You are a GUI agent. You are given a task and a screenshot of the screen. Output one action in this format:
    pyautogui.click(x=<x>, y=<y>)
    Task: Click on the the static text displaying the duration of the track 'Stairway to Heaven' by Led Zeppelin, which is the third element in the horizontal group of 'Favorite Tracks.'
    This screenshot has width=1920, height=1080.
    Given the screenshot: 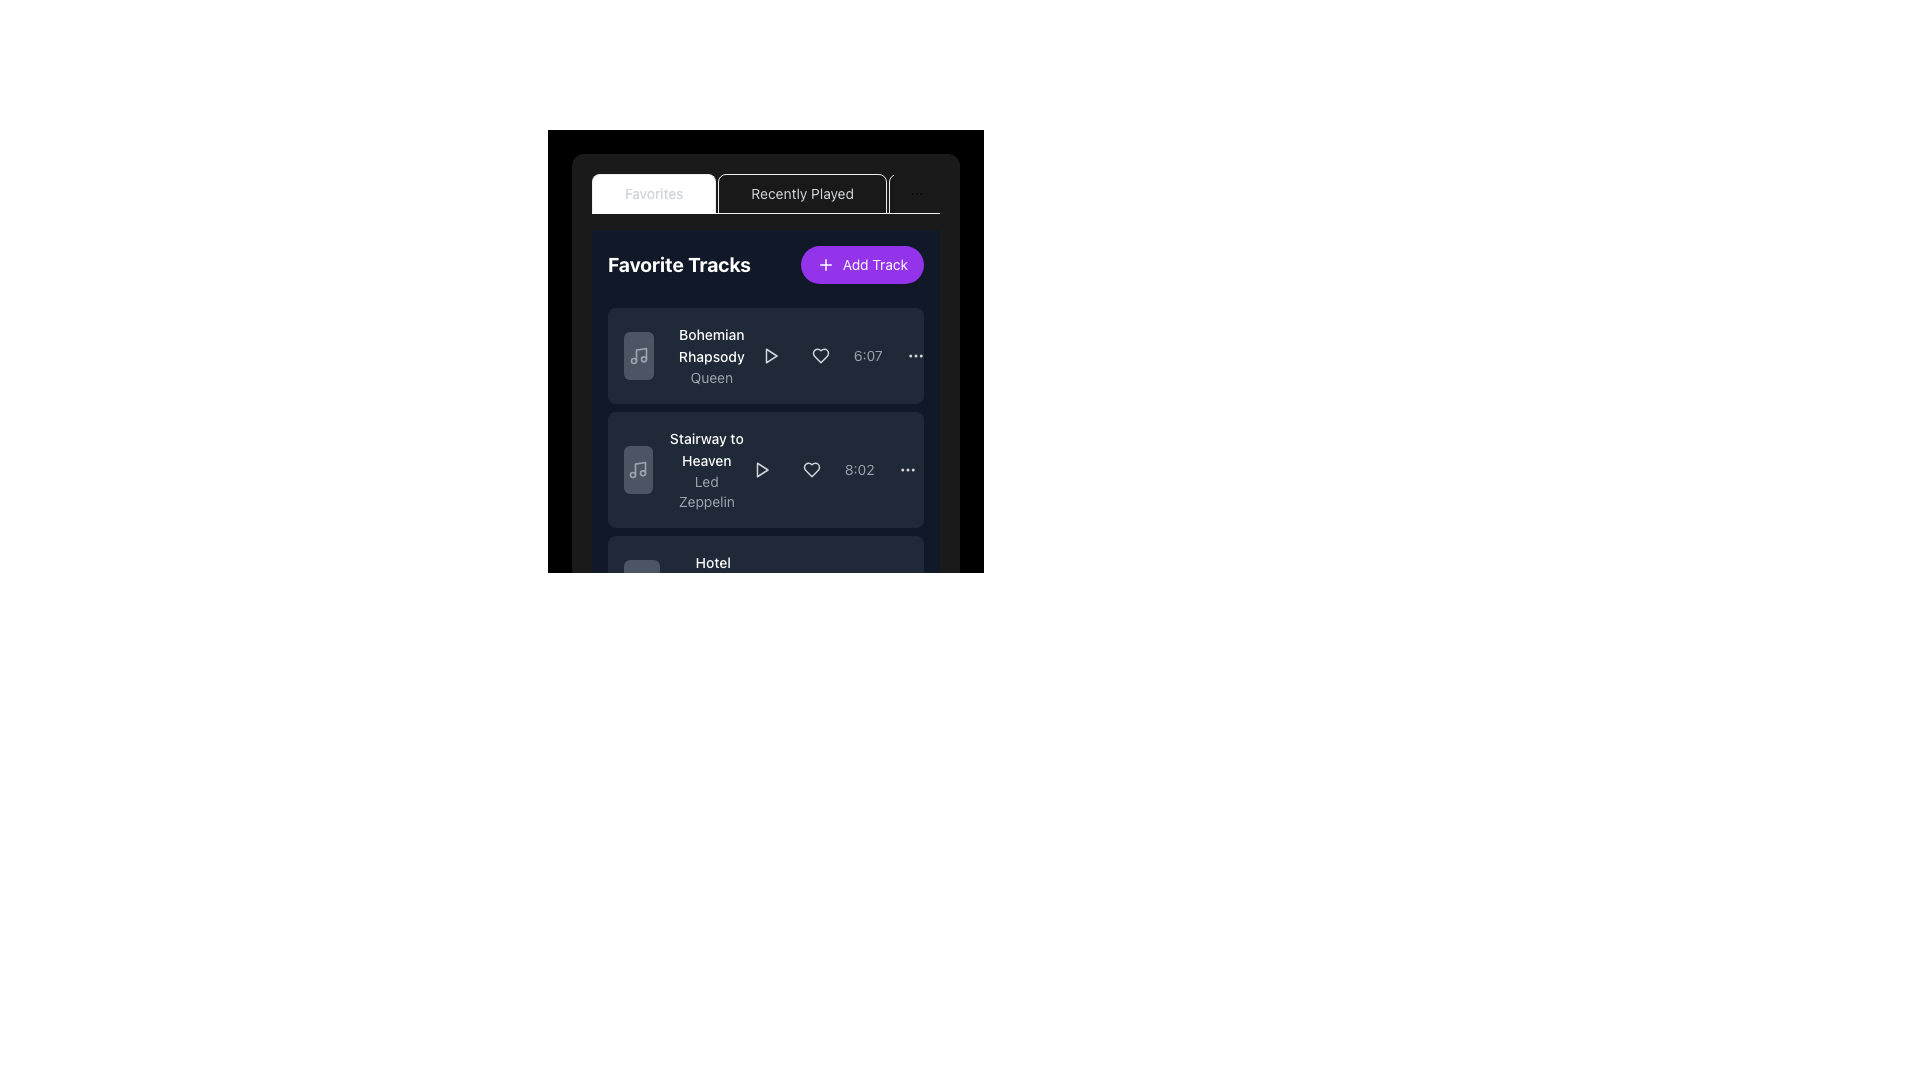 What is the action you would take?
    pyautogui.click(x=834, y=470)
    